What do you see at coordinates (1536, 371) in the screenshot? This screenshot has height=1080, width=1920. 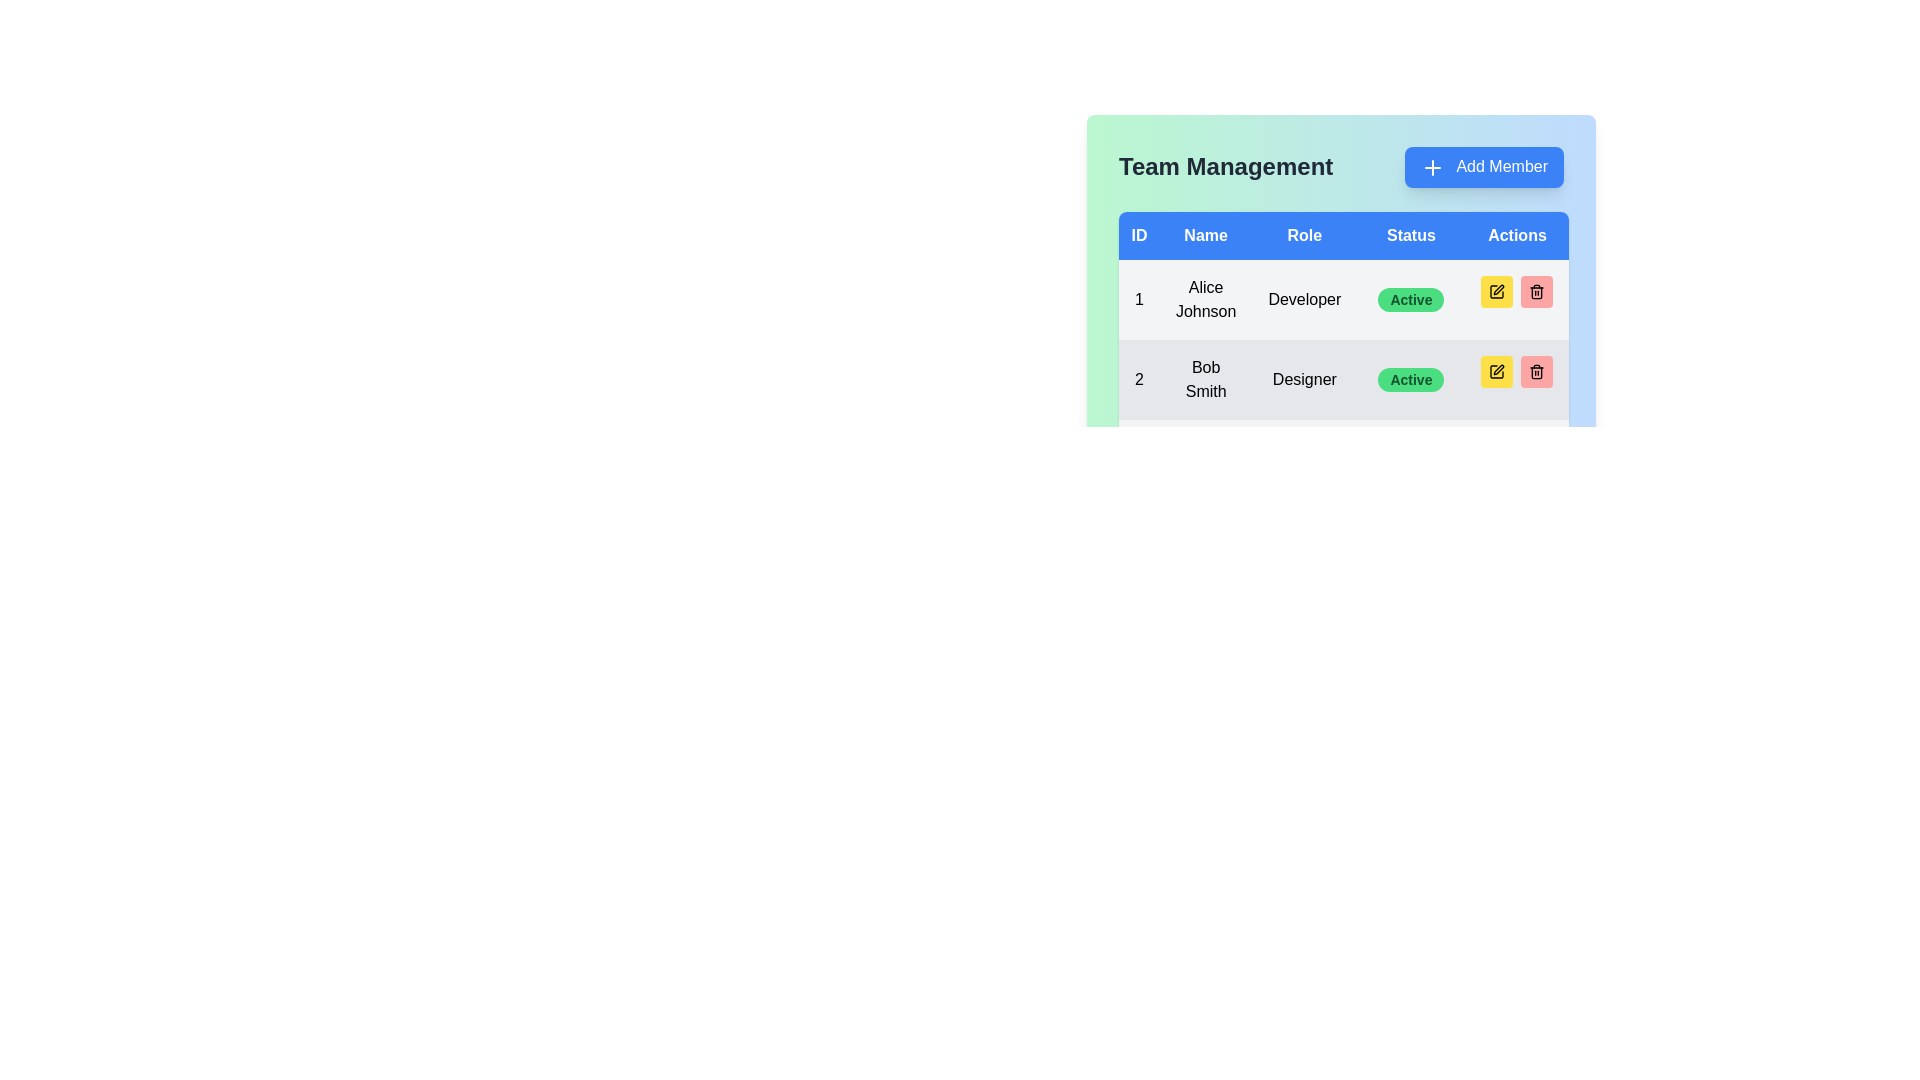 I see `the trash icon button with a red background in the 'Actions' column of the second row associated with user 'Bob Smith'` at bounding box center [1536, 371].